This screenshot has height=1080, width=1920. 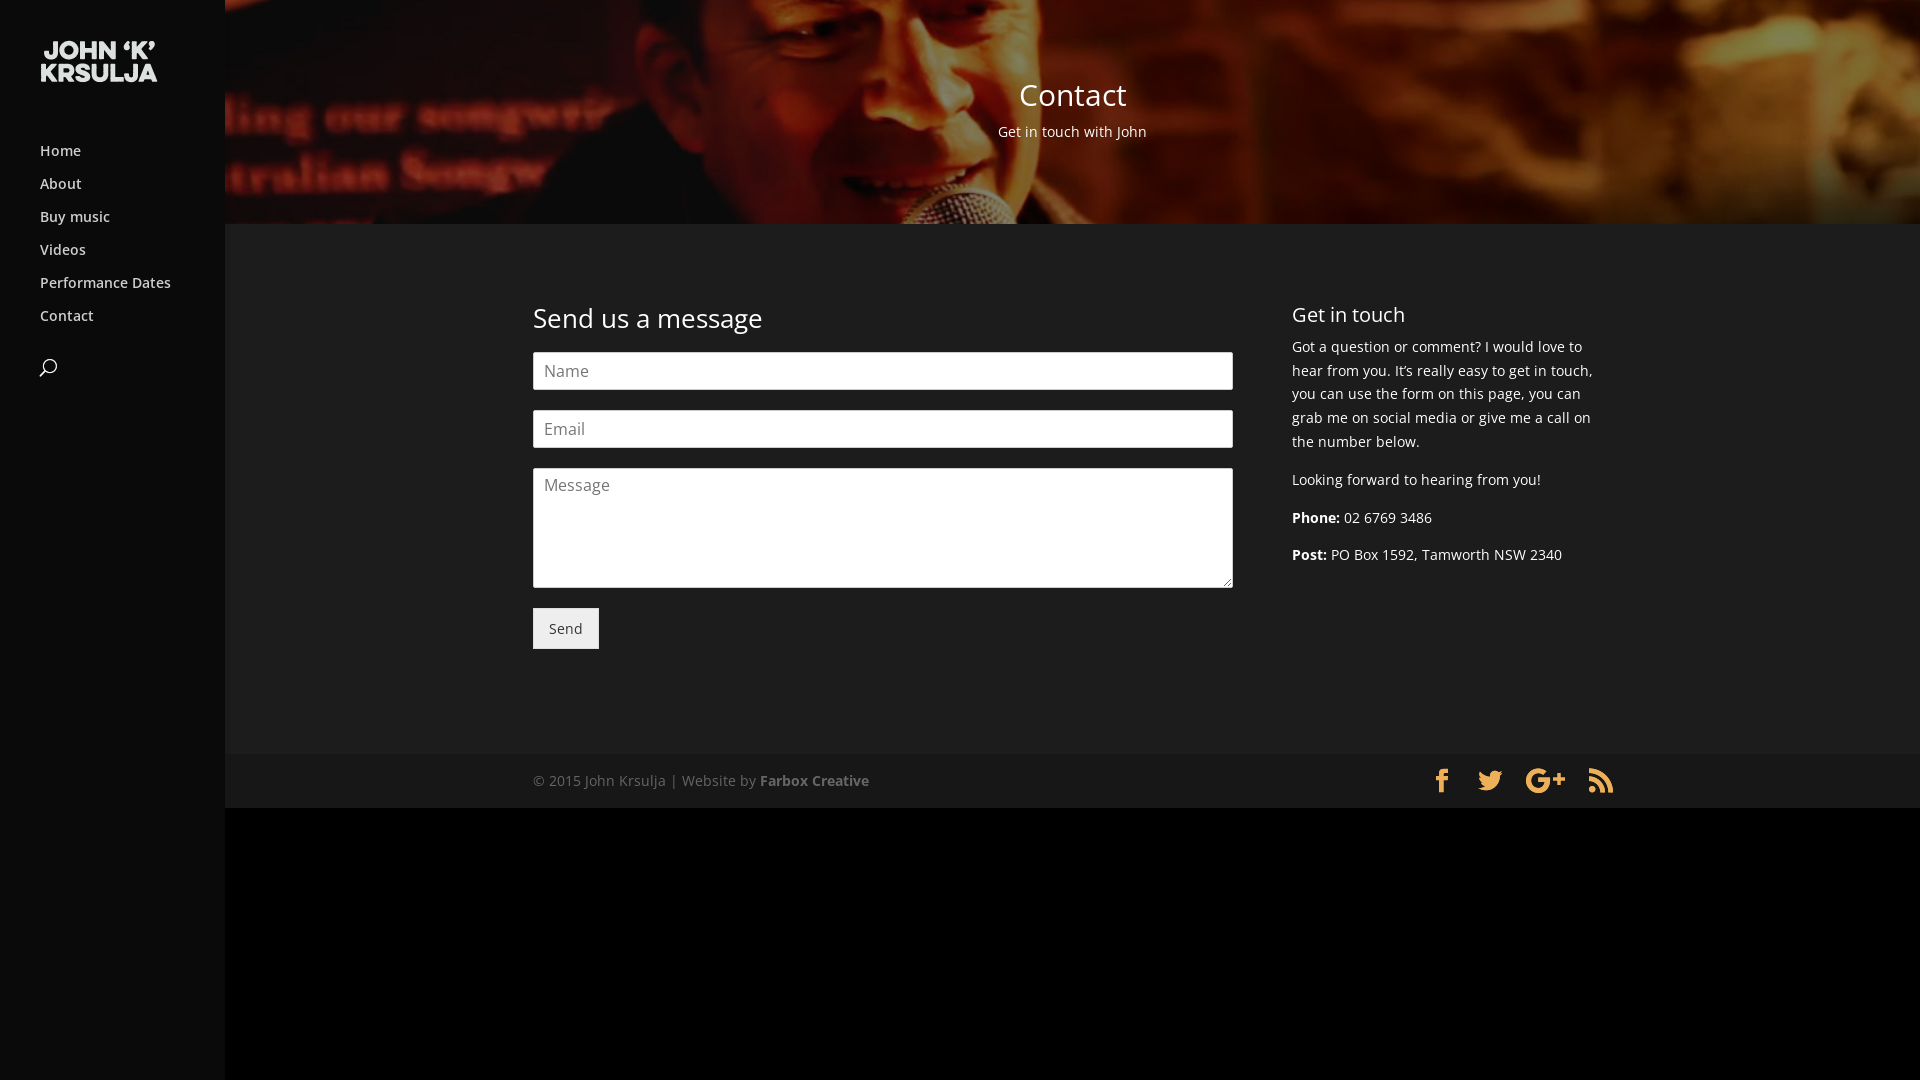 What do you see at coordinates (131, 159) in the screenshot?
I see `'Home'` at bounding box center [131, 159].